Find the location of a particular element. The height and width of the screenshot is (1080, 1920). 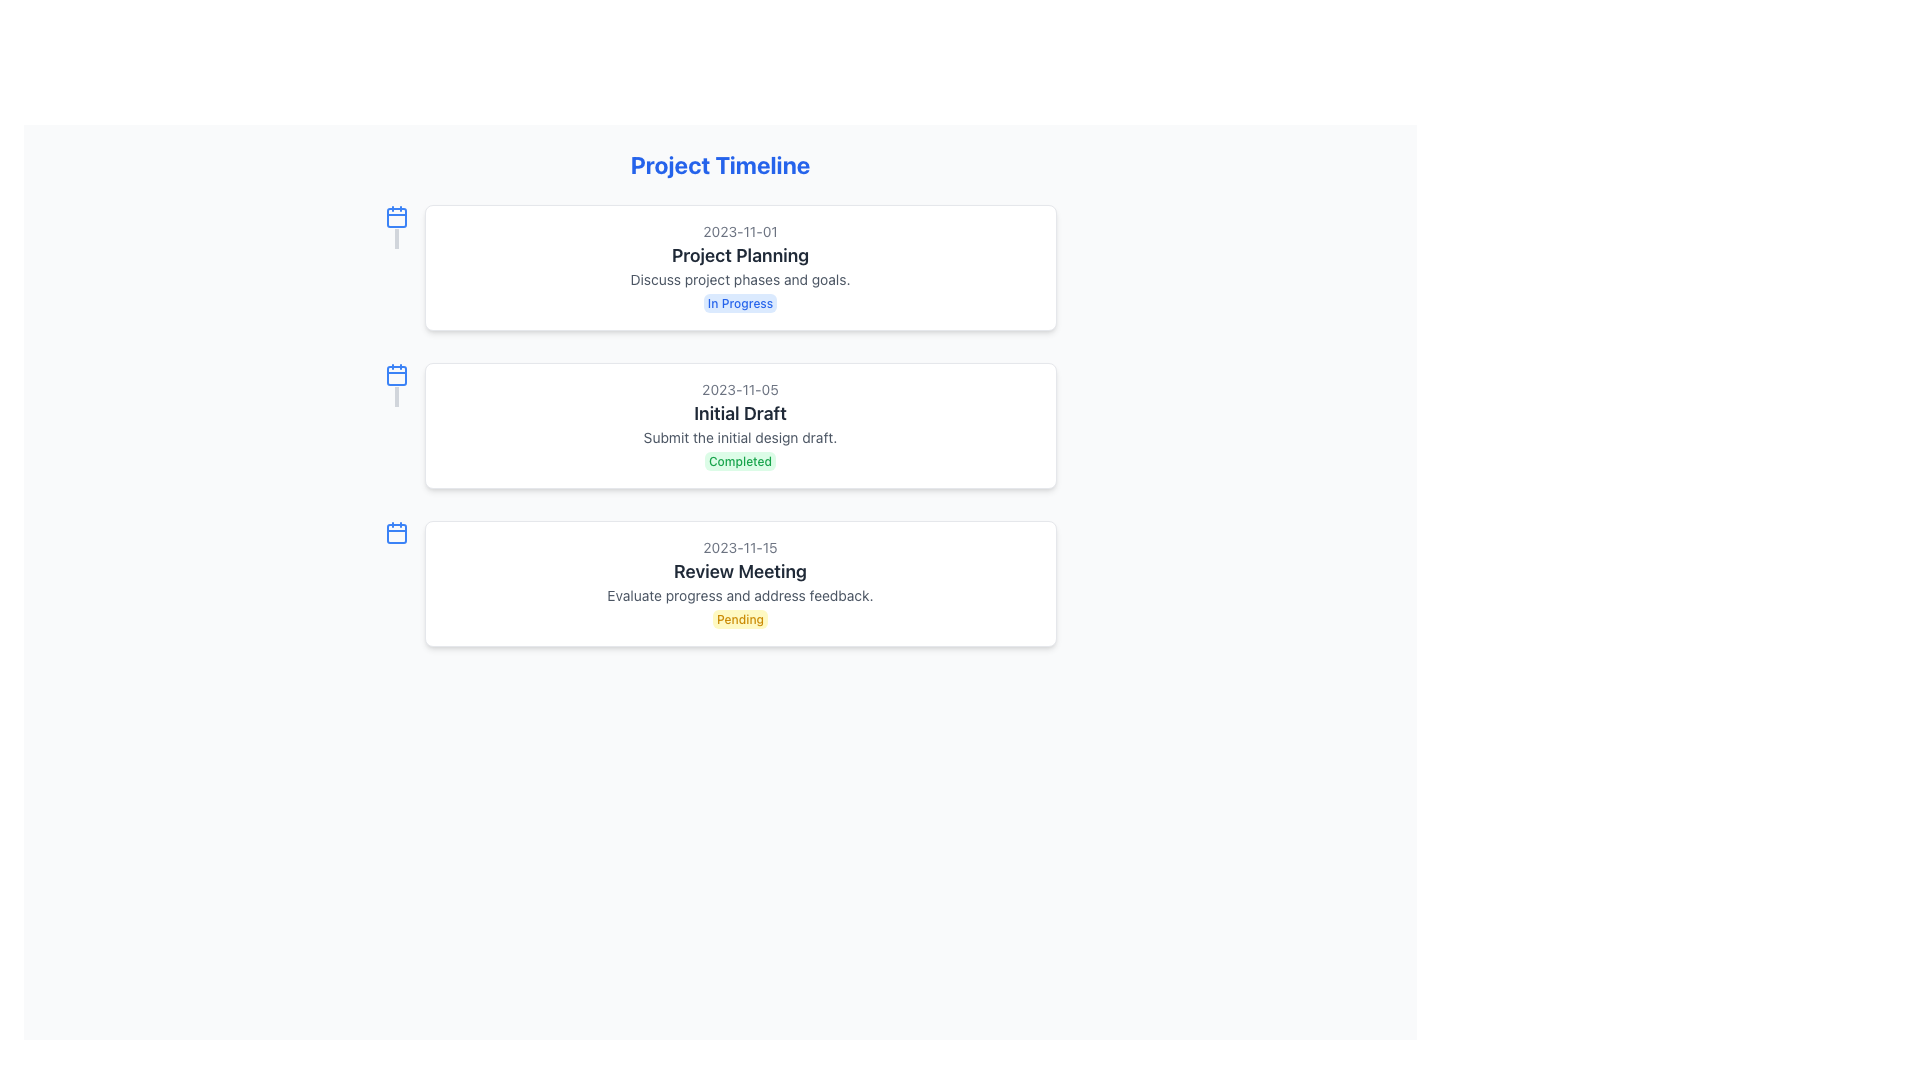

the static text element displaying 'Project Planning', which is a prominent heading in a white card layout, centrally aligned and positioned beneath the date '2023-11-01' is located at coordinates (739, 254).